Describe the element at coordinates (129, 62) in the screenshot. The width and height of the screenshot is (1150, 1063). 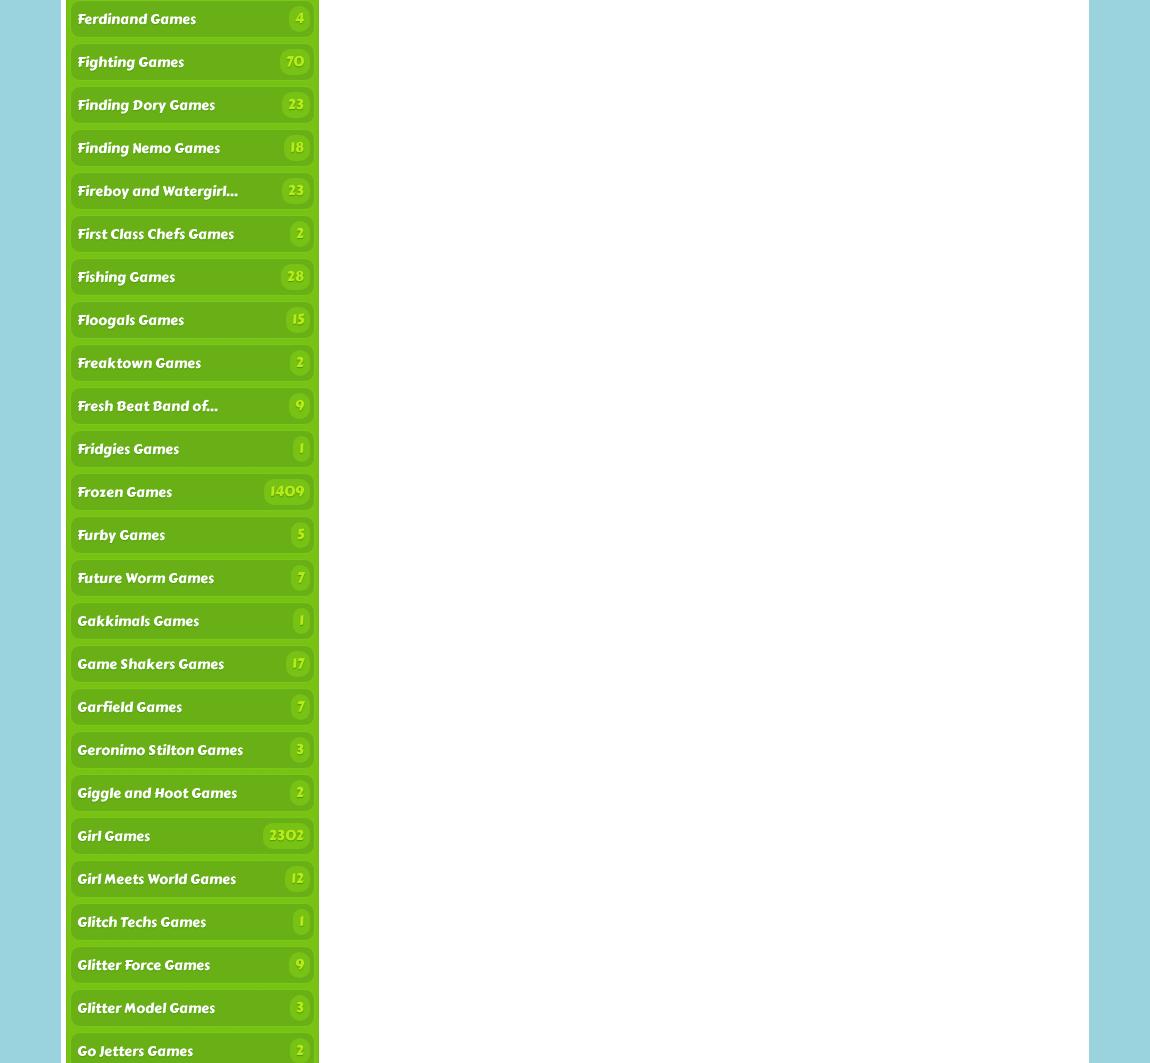
I see `'Fighting Games'` at that location.